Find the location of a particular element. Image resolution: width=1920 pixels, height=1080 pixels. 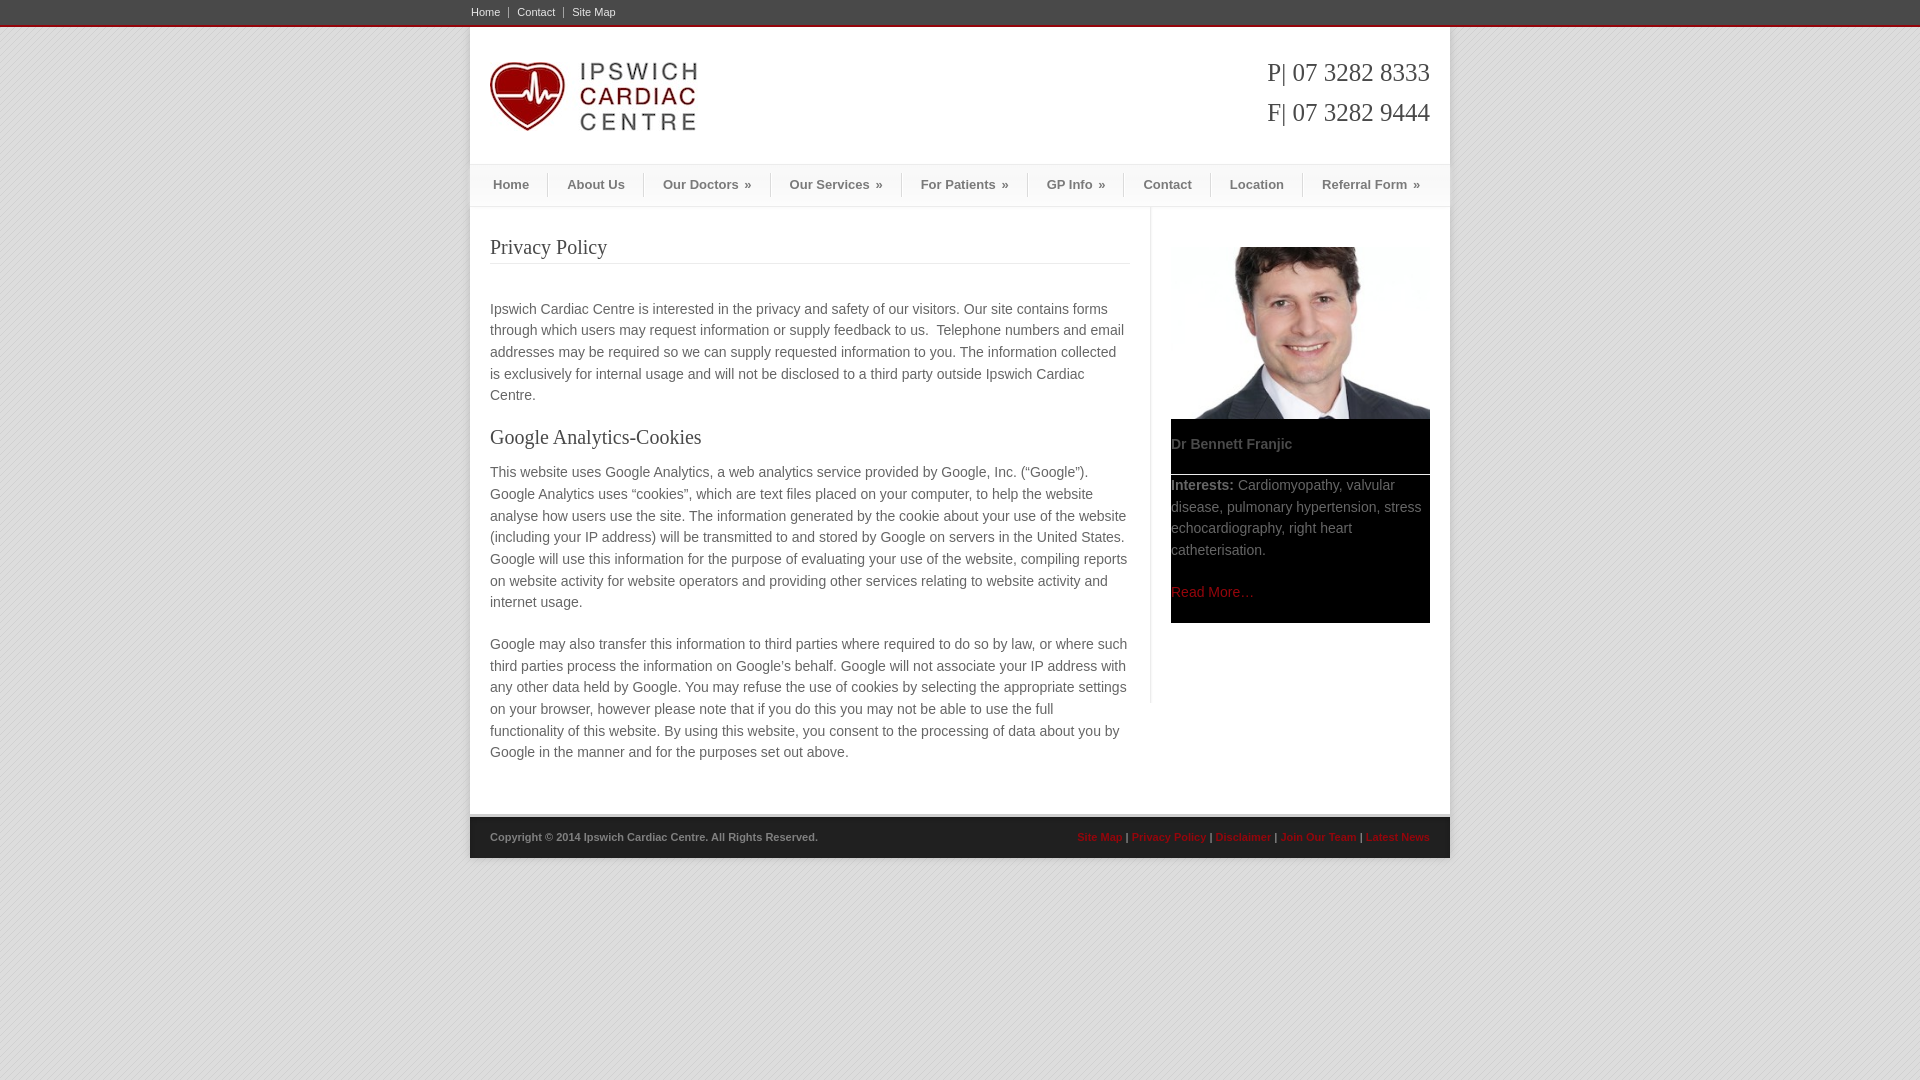

'Home' is located at coordinates (511, 185).